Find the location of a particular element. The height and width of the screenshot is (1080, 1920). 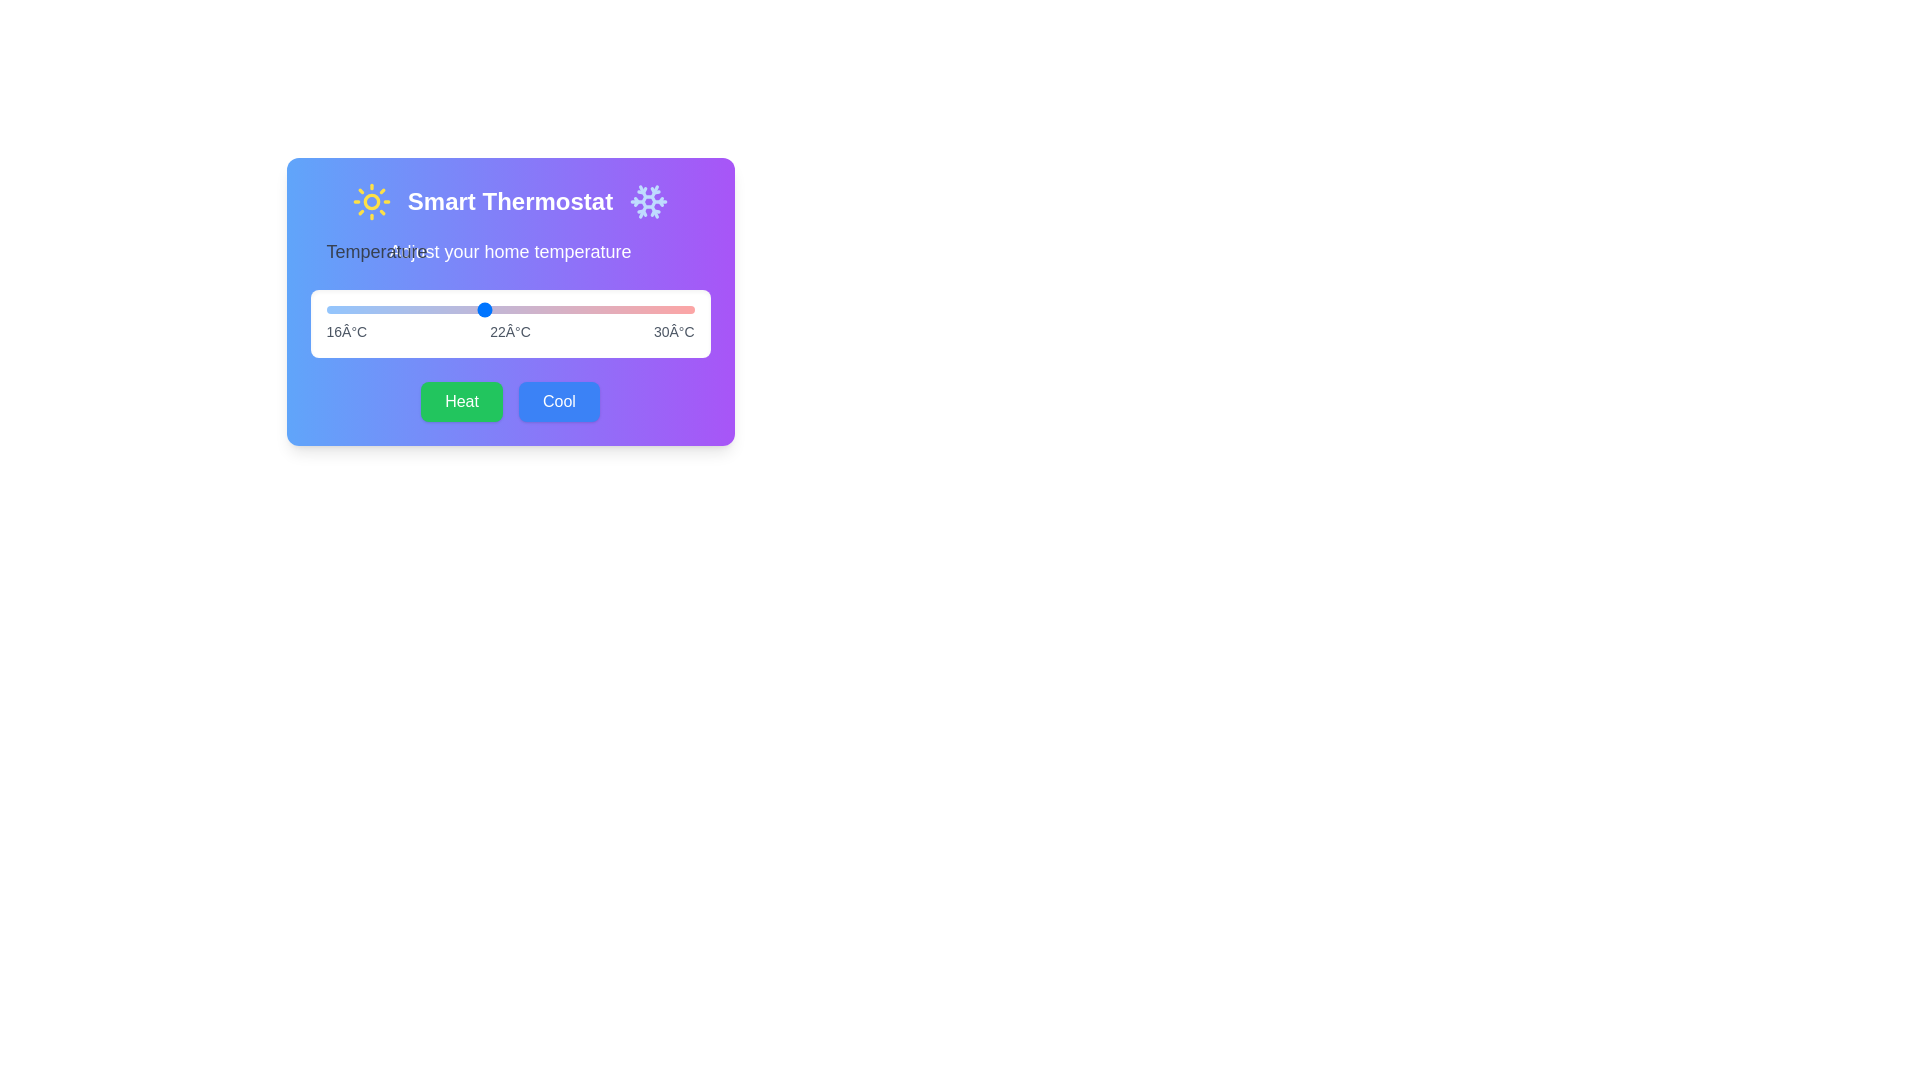

the temperature slider to 27 degrees Celsius is located at coordinates (614, 309).